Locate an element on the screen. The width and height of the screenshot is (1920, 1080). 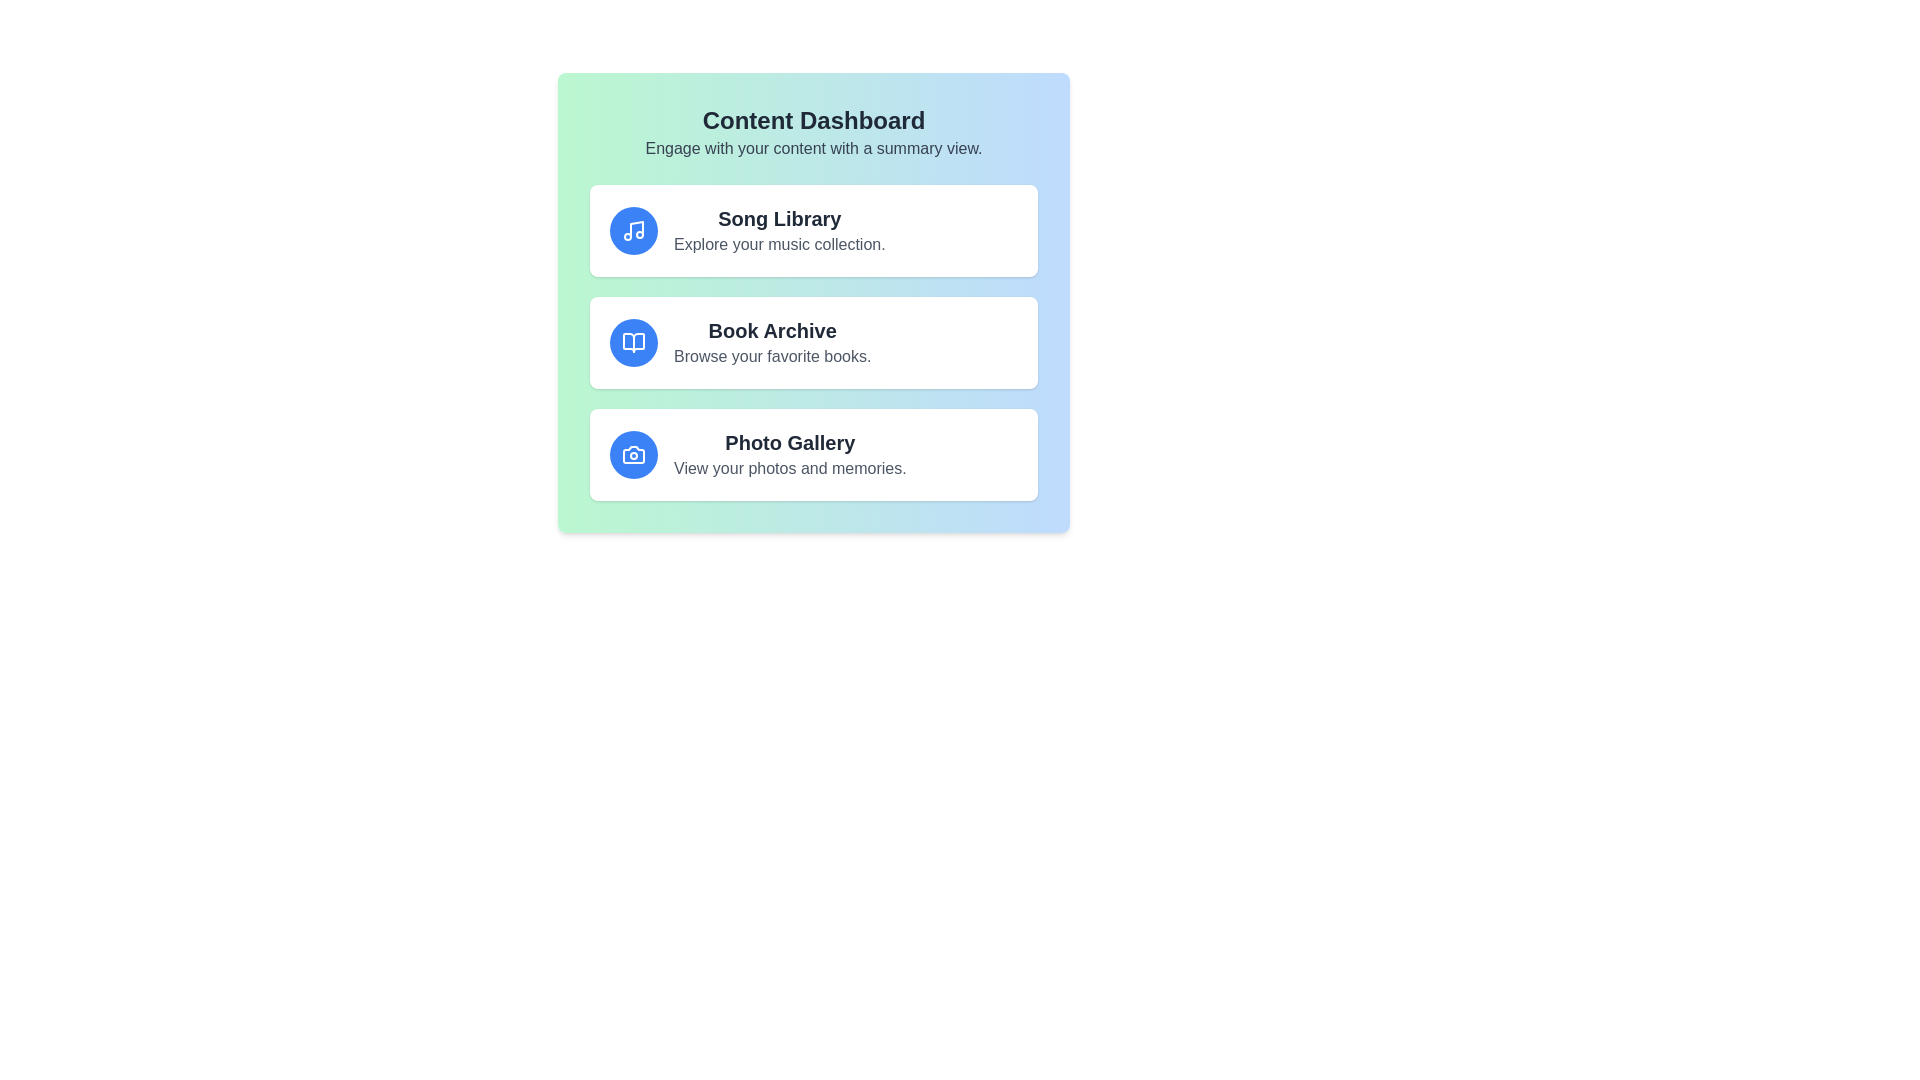
the item Song Library to see the hover effect is located at coordinates (814, 230).